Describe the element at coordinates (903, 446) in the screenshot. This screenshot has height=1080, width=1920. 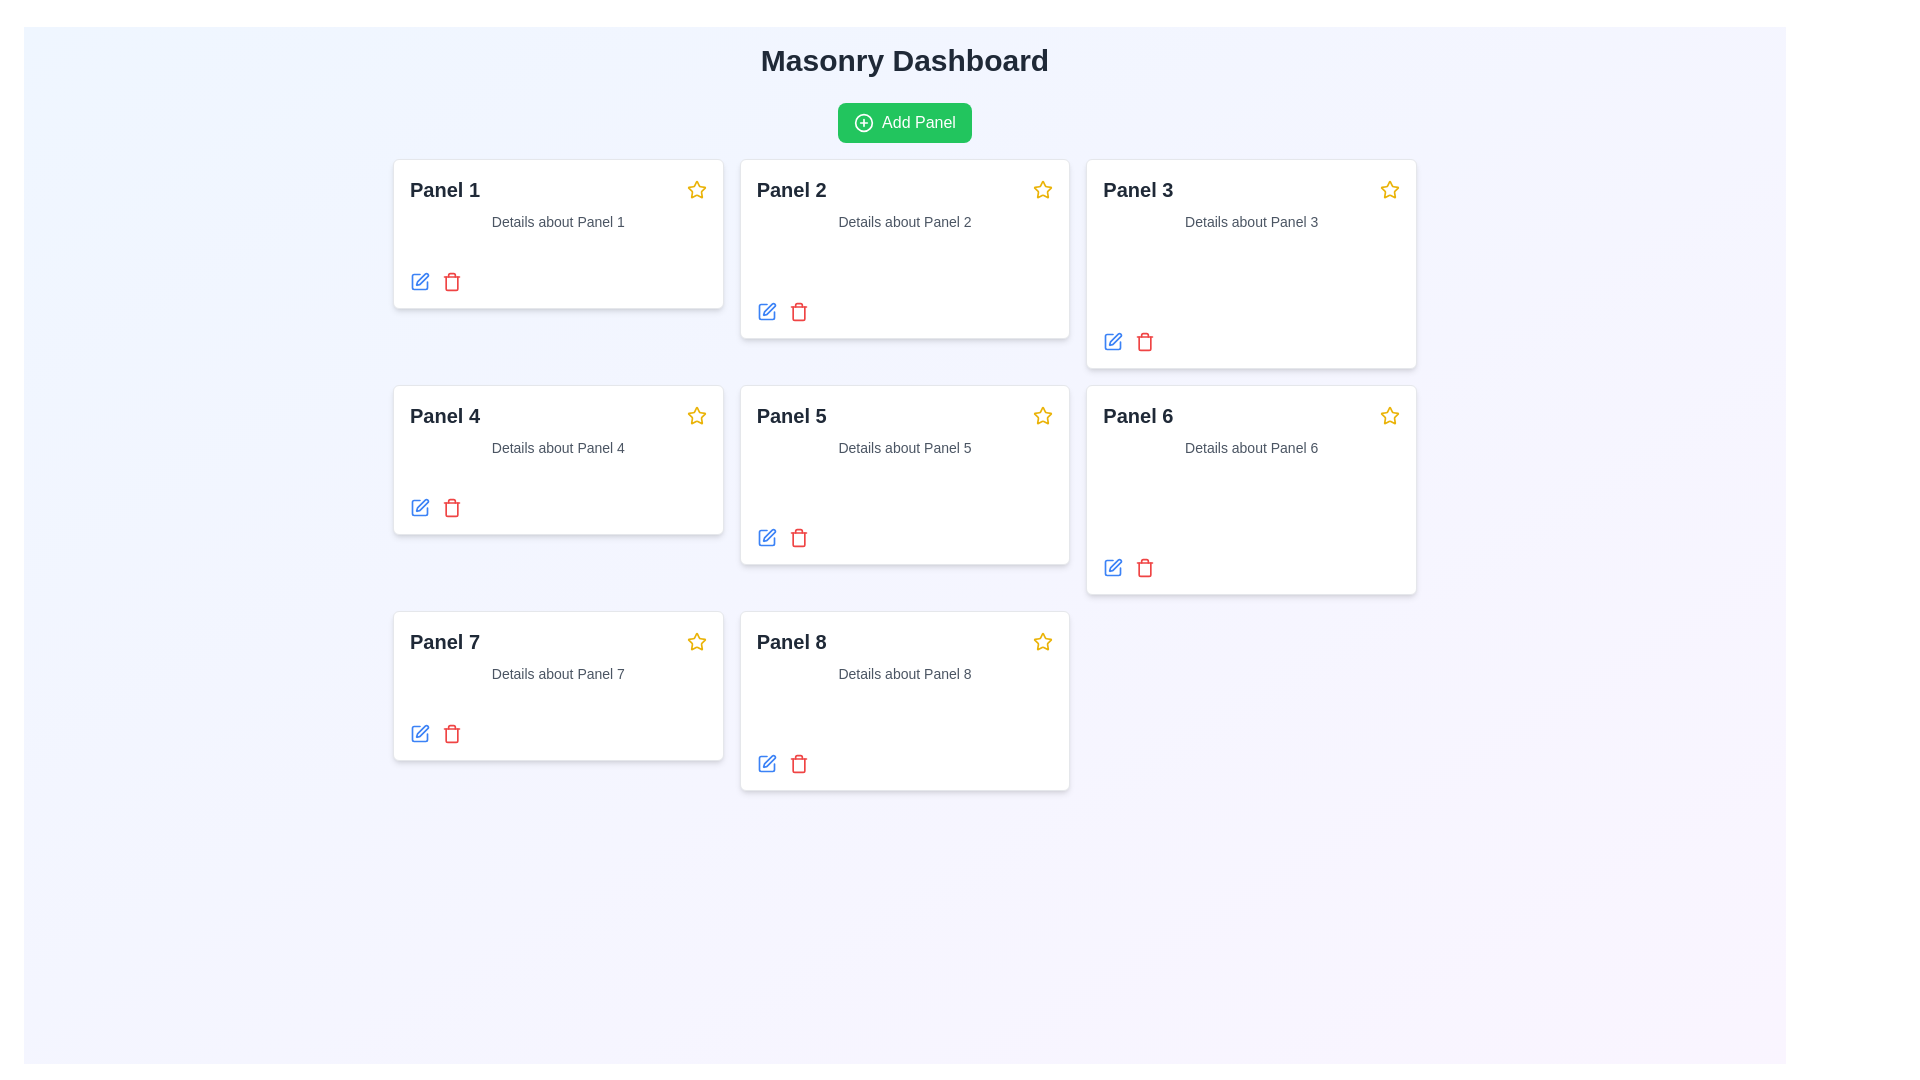
I see `static descriptive text located beneath the title of the card labeled 'Panel 5', which is positioned in the middle row of displayed cards` at that location.